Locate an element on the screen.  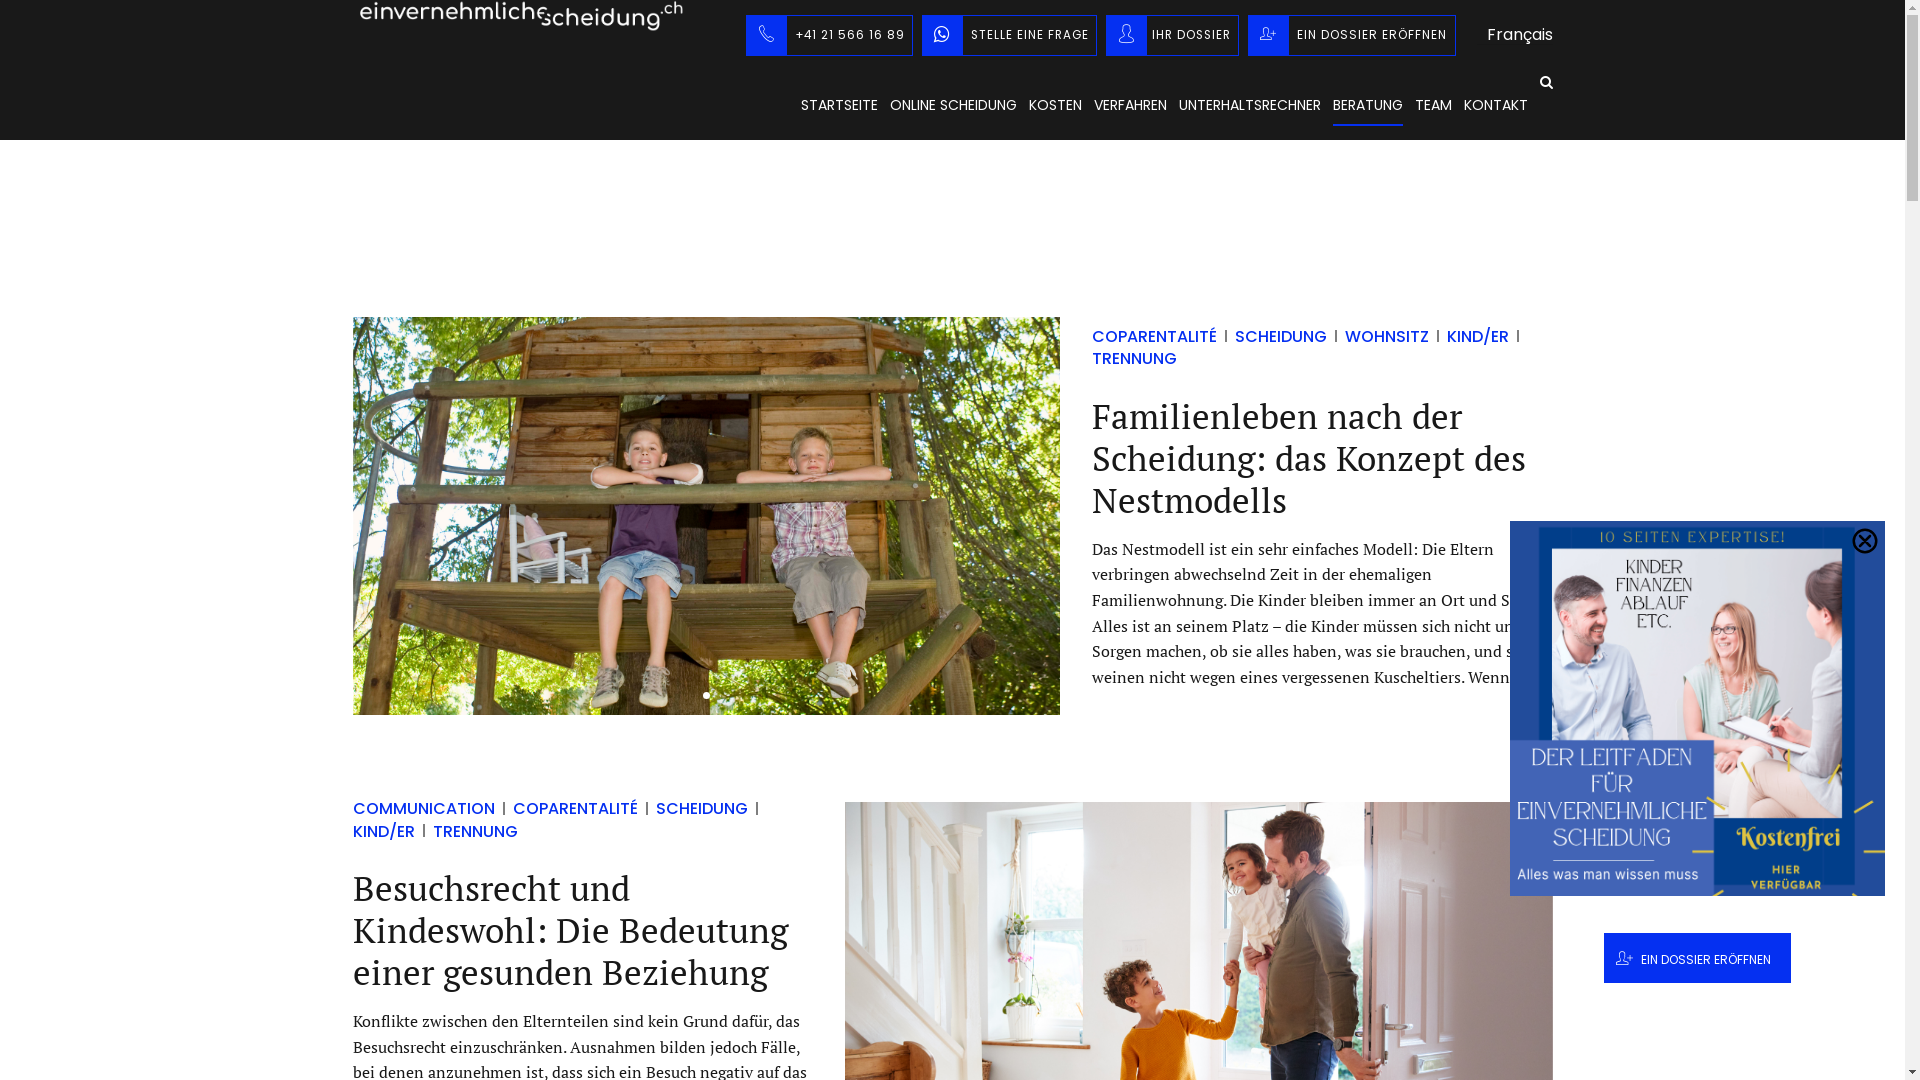
'KOSTEN' is located at coordinates (1053, 104).